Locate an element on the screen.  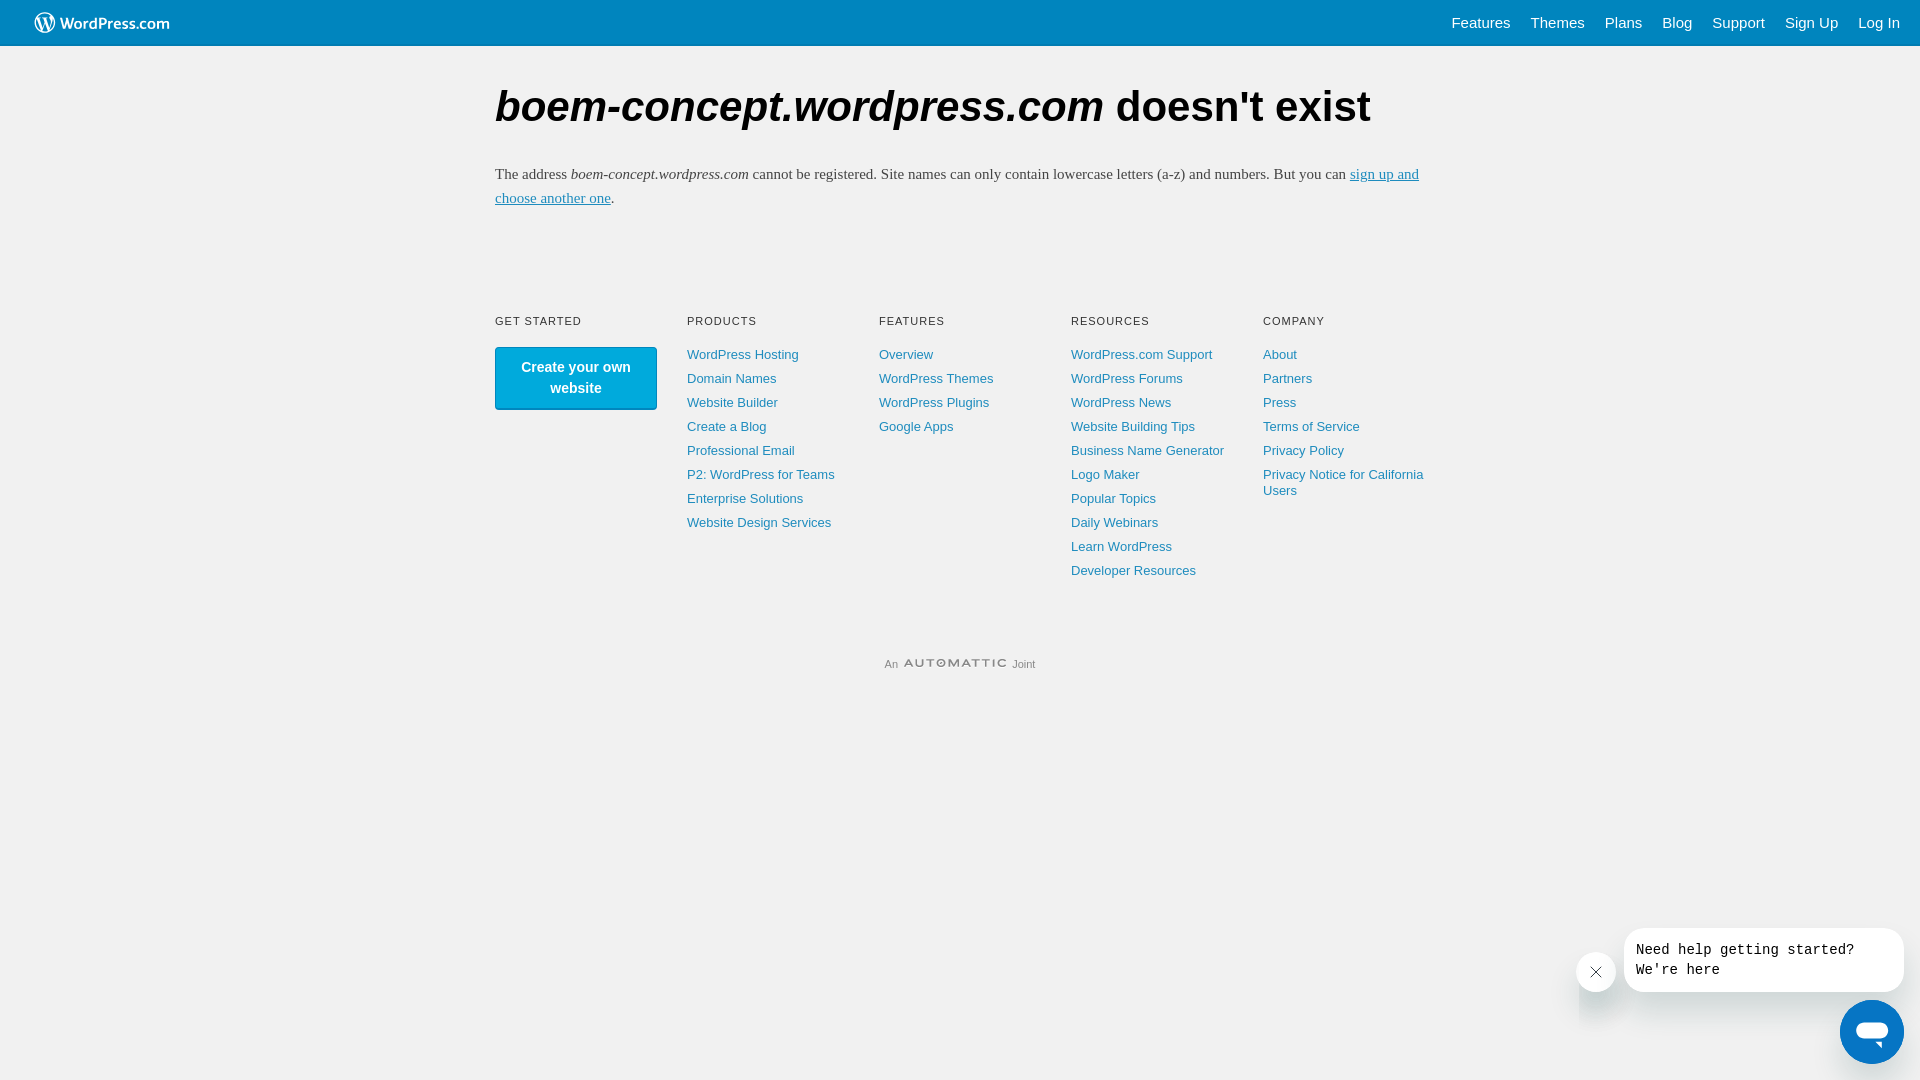
'Enterprise Solutions' is located at coordinates (686, 497).